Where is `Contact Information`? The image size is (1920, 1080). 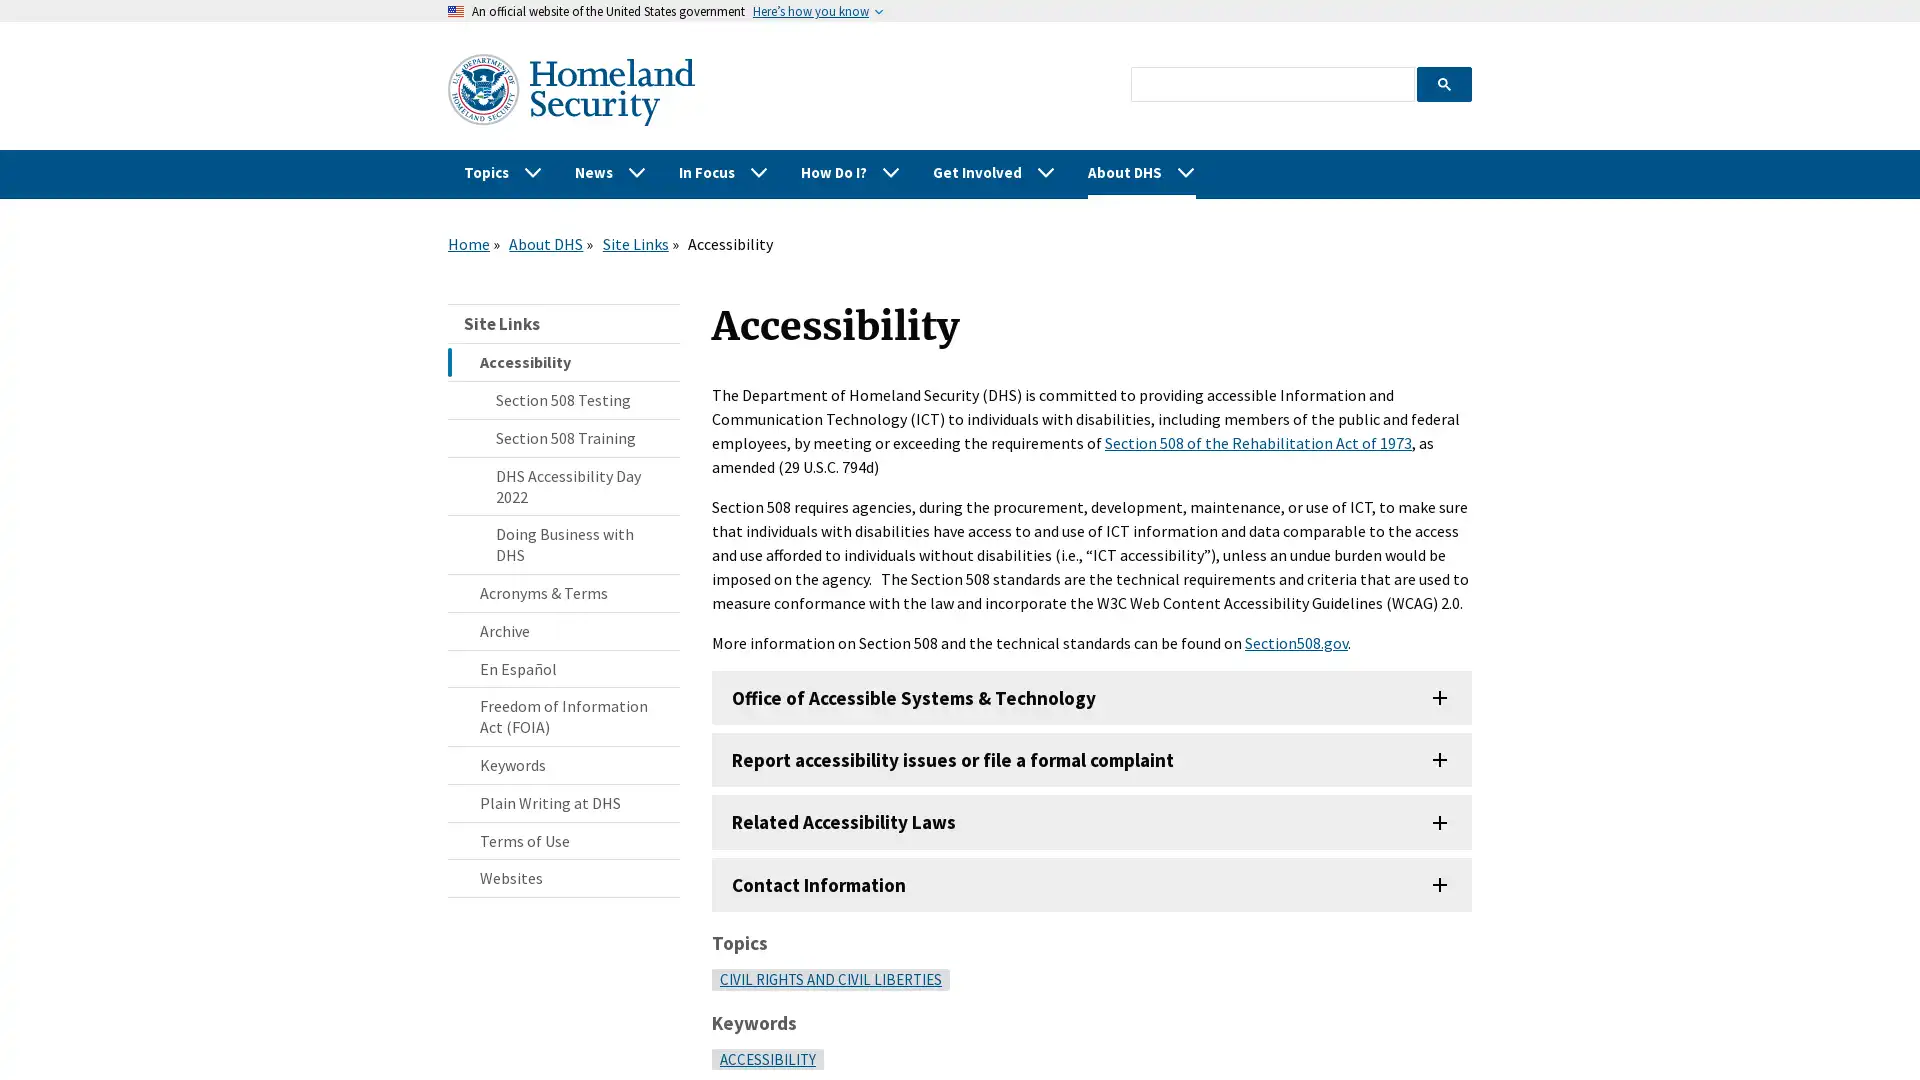
Contact Information is located at coordinates (1091, 882).